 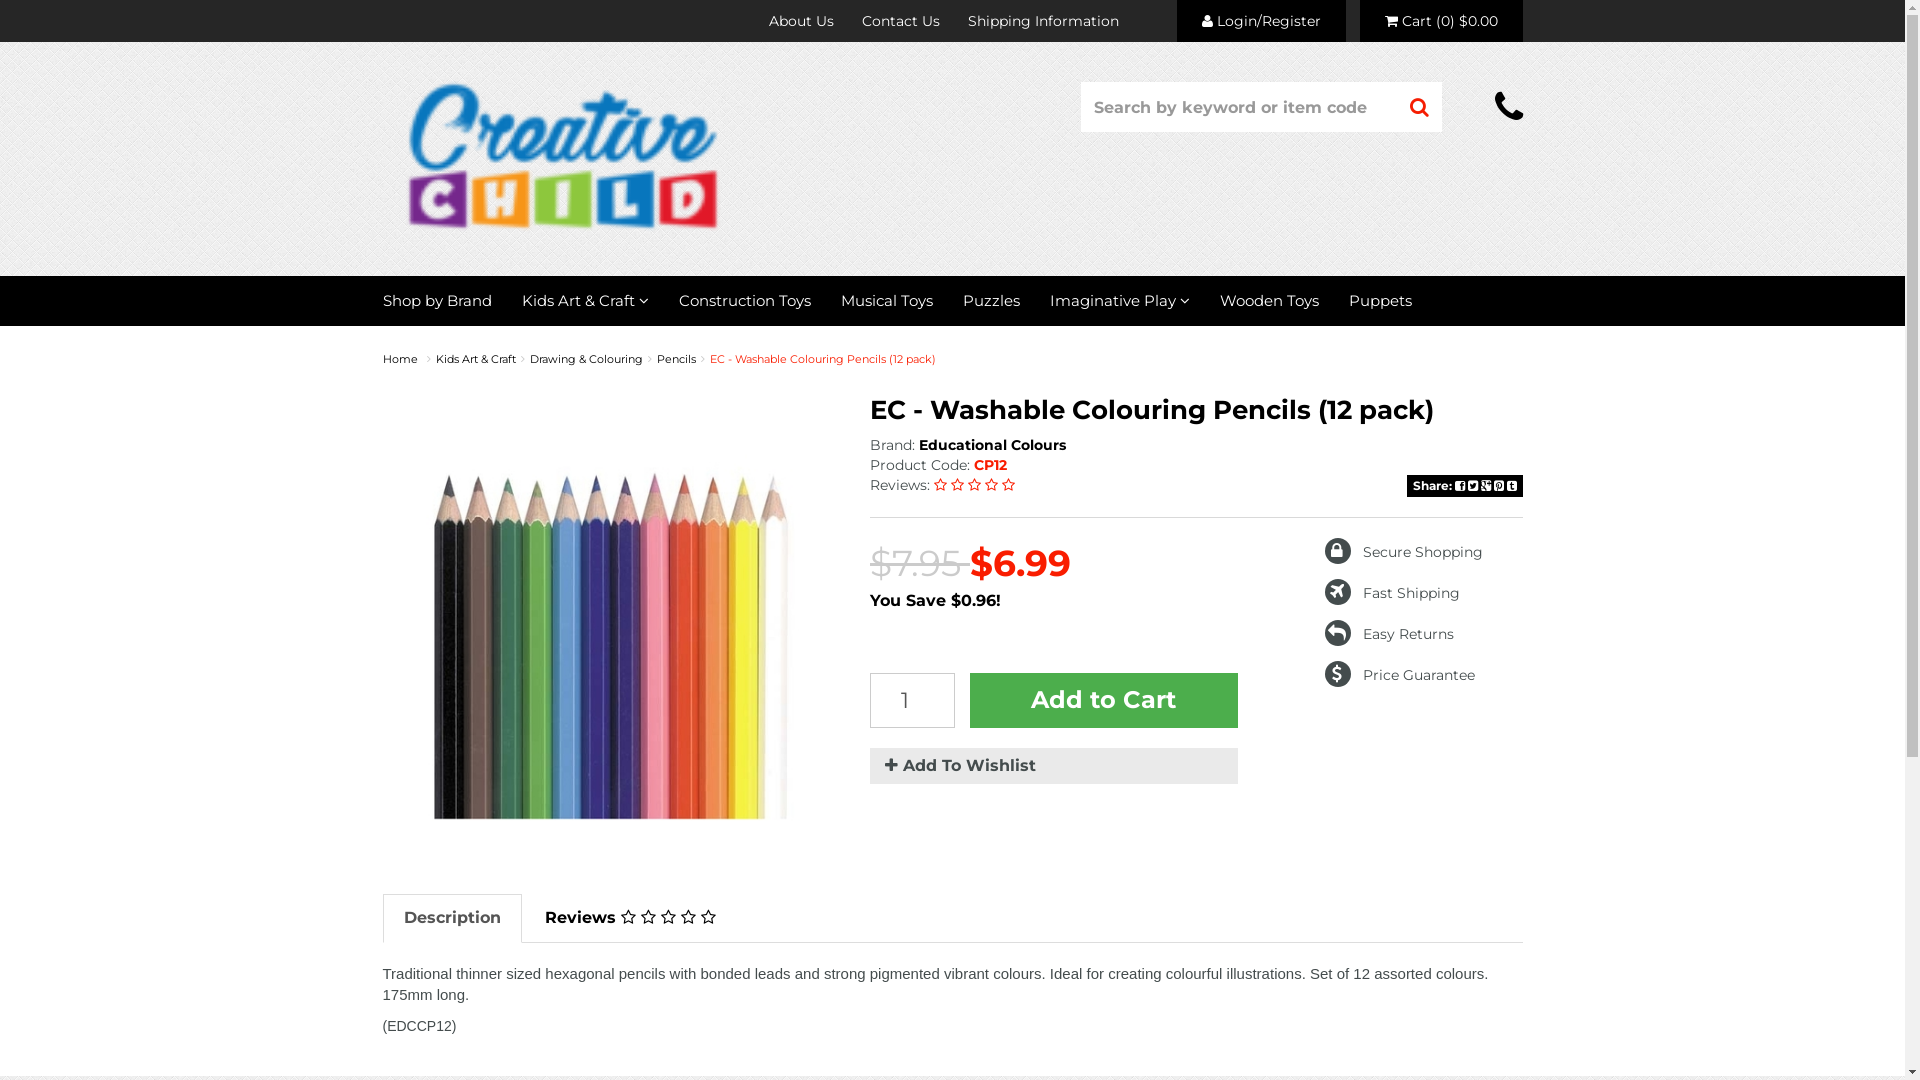 What do you see at coordinates (523, 918) in the screenshot?
I see `'Reviews'` at bounding box center [523, 918].